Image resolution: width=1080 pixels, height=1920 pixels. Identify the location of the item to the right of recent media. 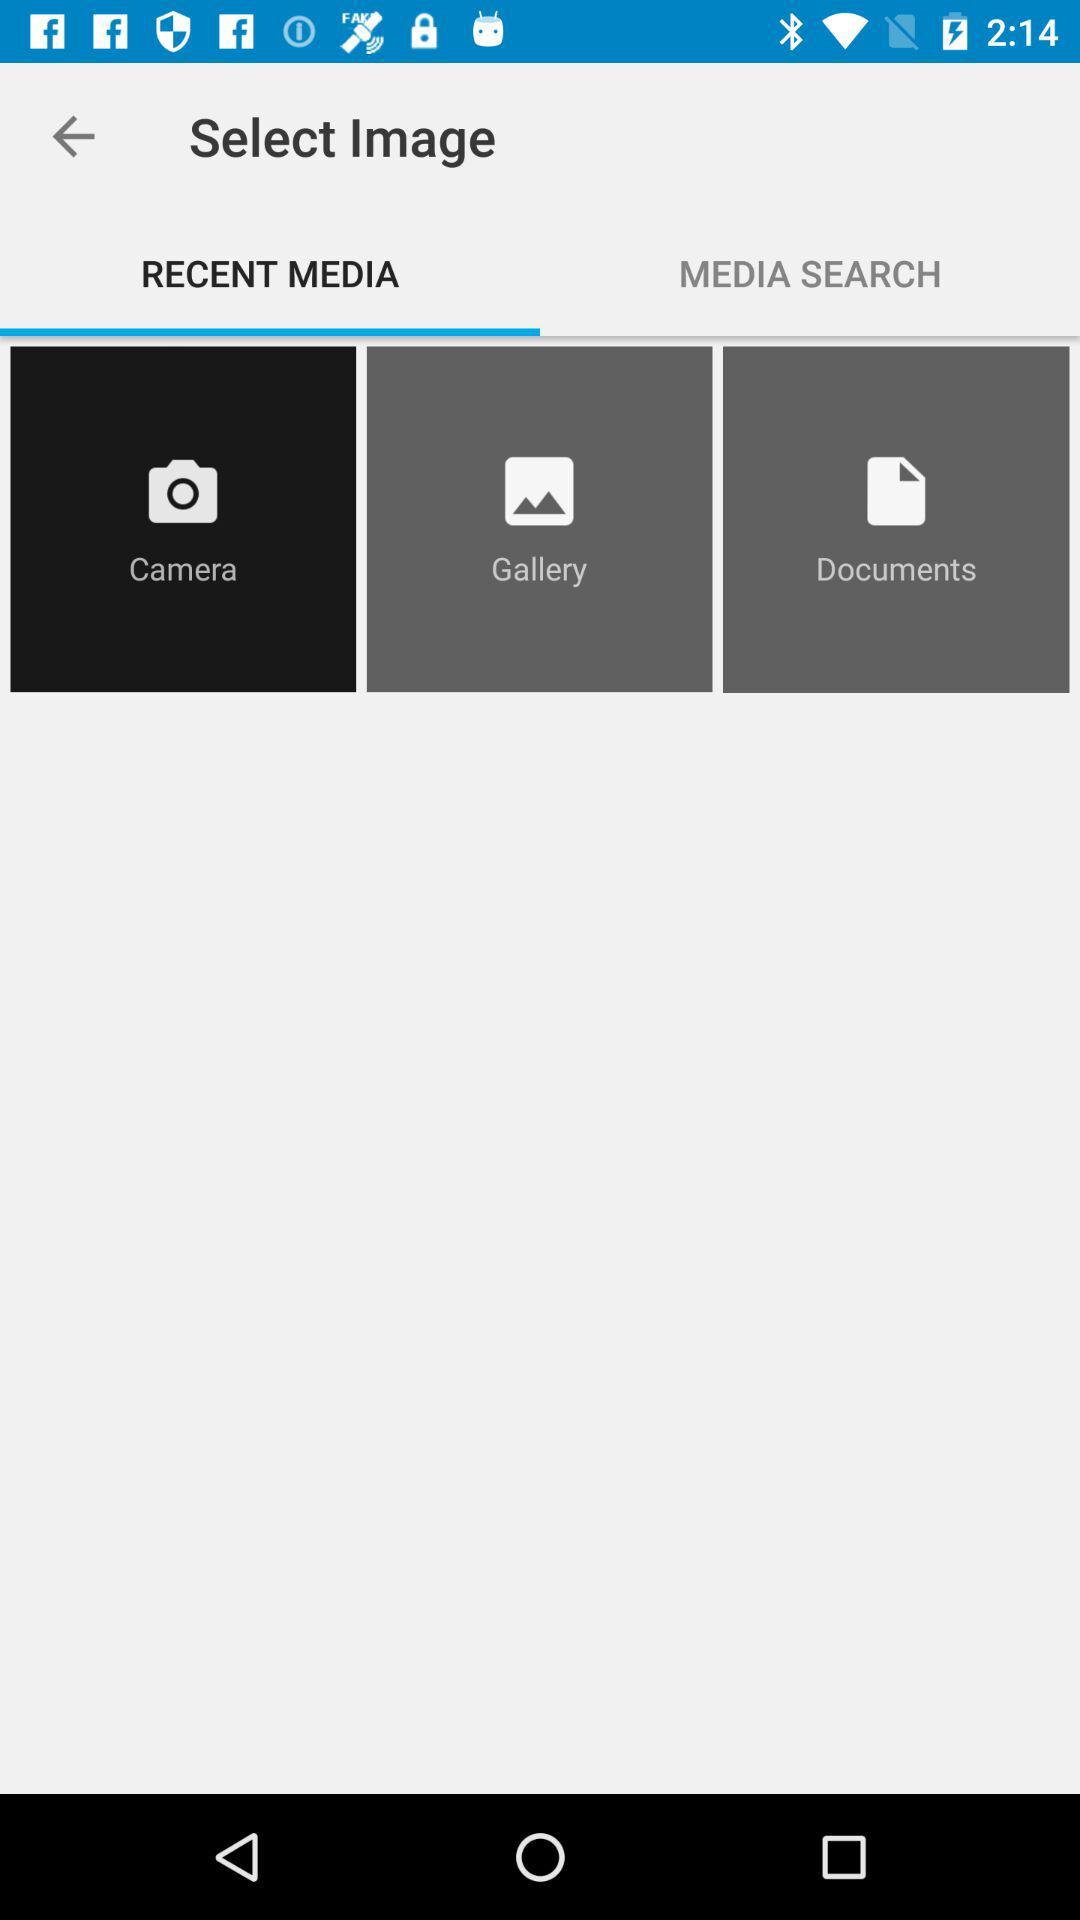
(810, 272).